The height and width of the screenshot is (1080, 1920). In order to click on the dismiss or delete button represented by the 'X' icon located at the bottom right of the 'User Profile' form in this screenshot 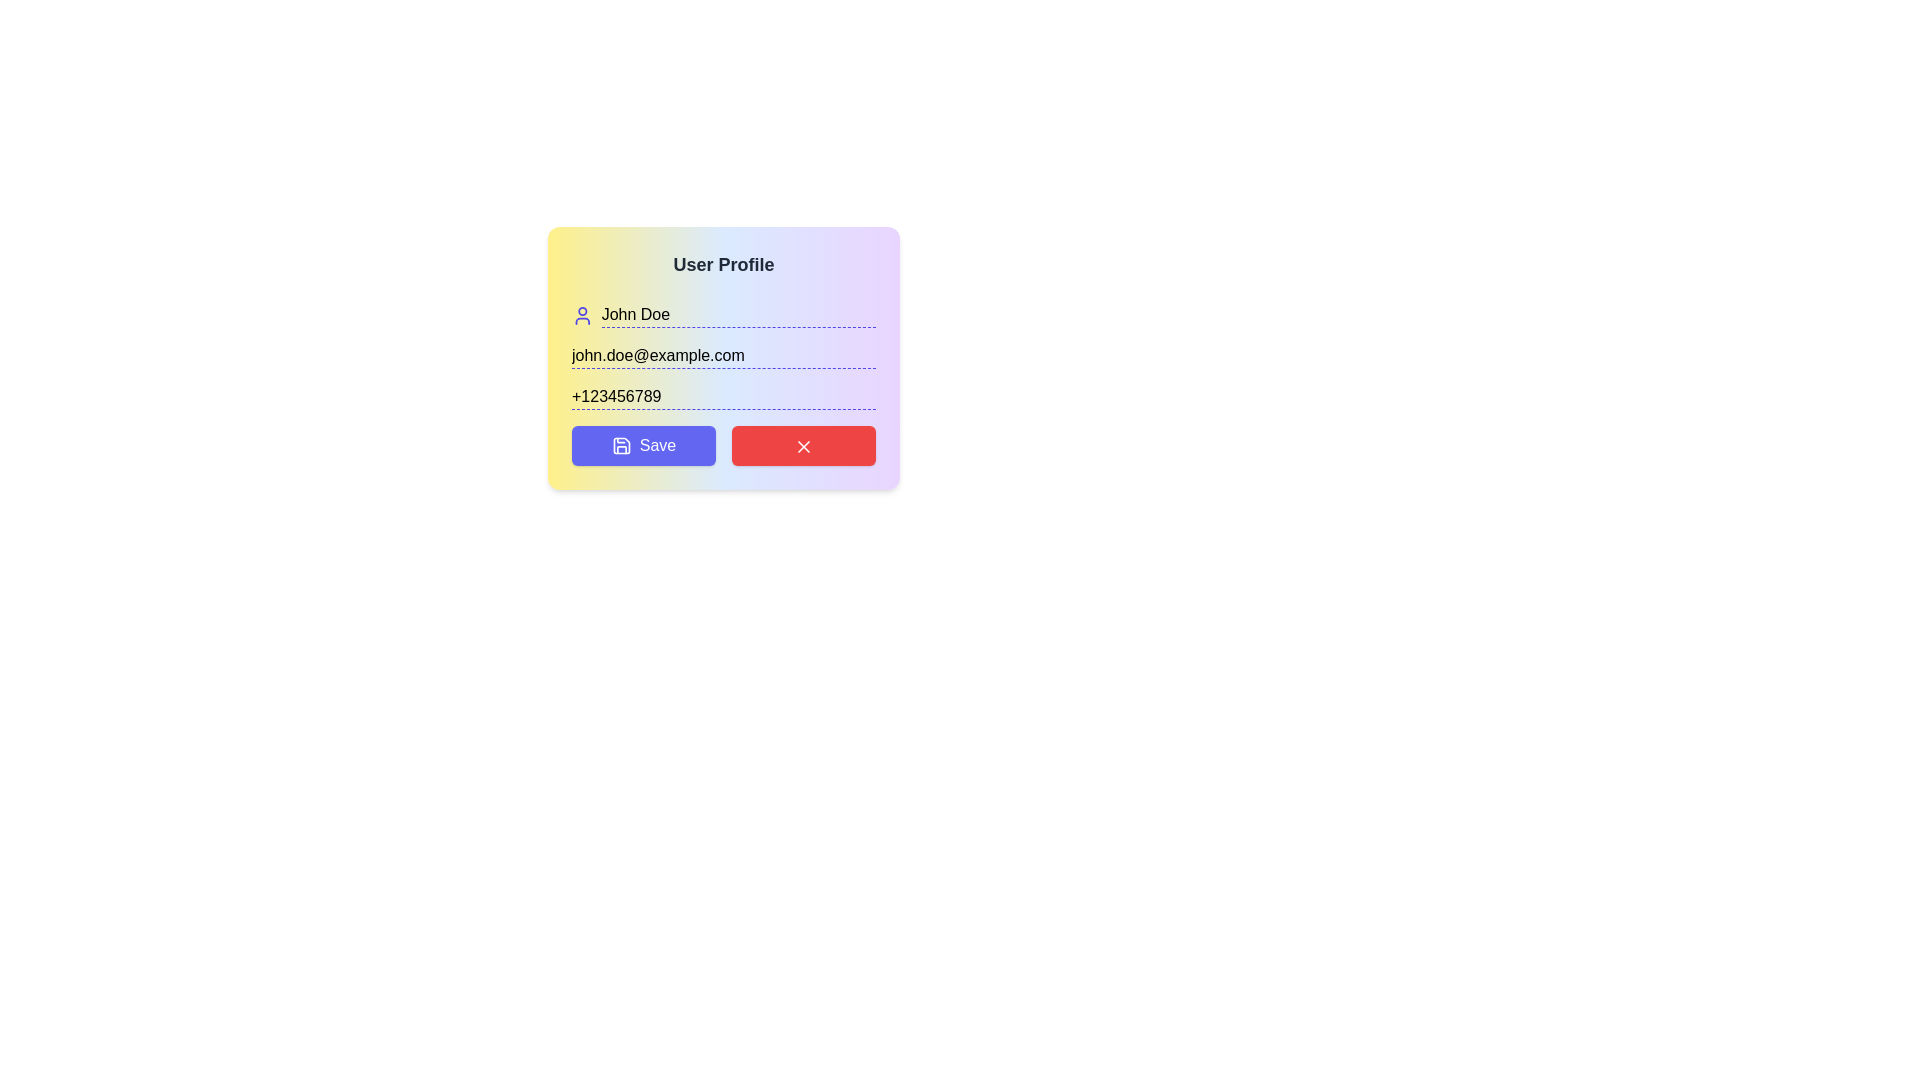, I will do `click(804, 445)`.